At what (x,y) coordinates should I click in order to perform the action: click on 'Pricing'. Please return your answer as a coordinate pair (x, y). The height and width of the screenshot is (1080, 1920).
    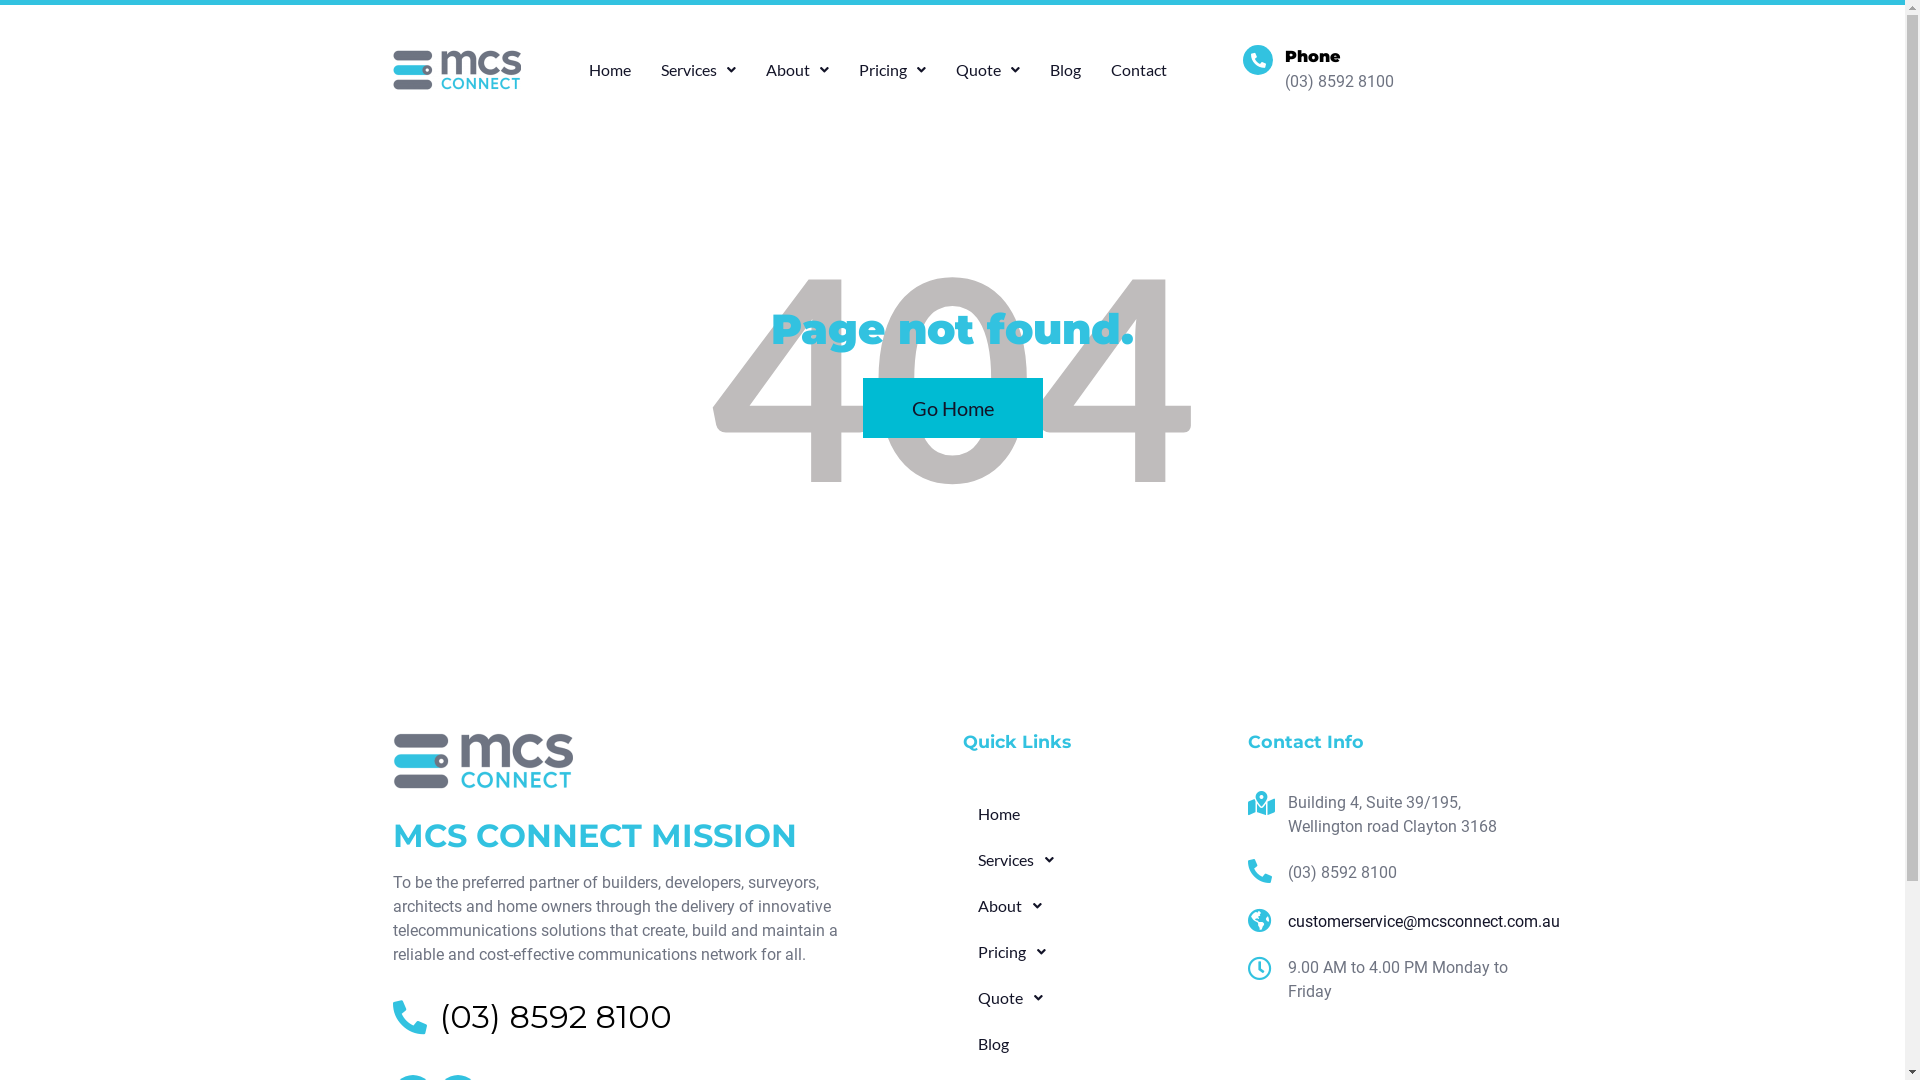
    Looking at the image, I should click on (961, 951).